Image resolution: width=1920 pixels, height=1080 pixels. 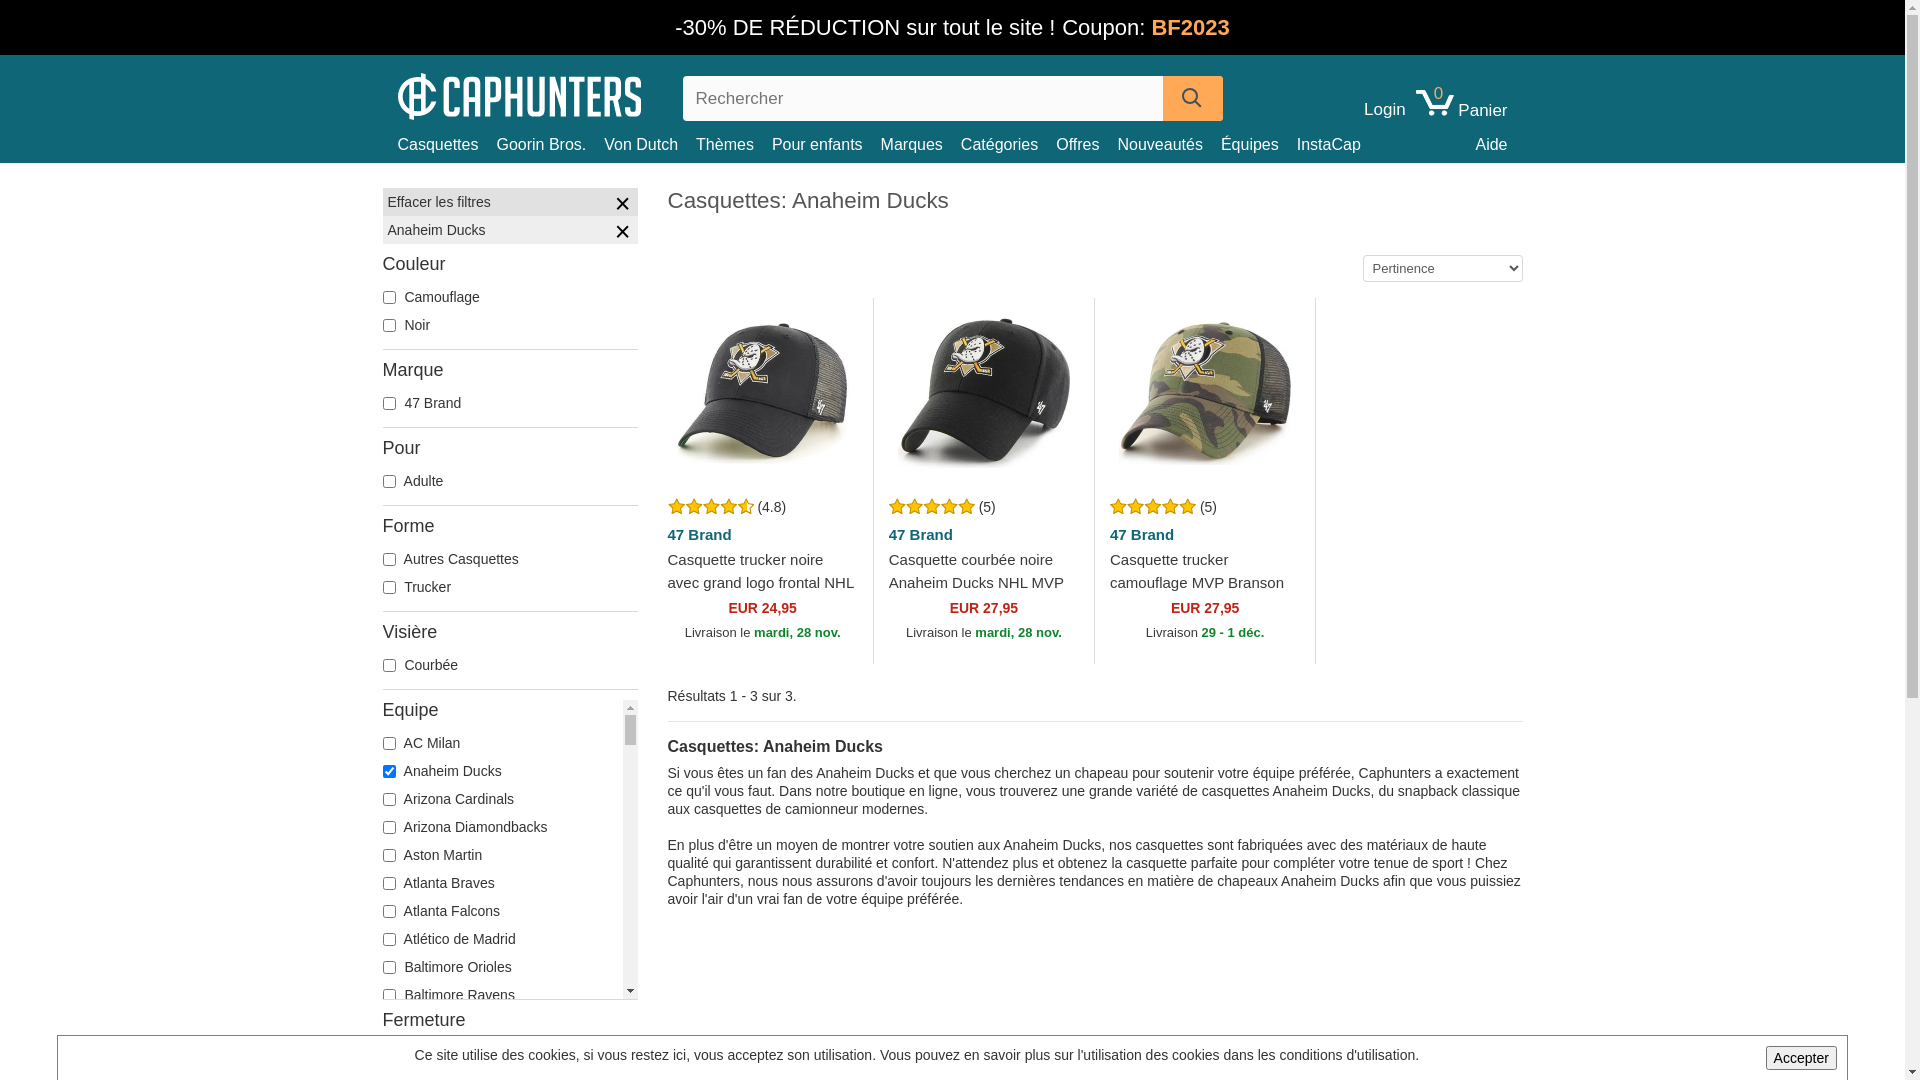 I want to click on 'Login', so click(x=1384, y=110).